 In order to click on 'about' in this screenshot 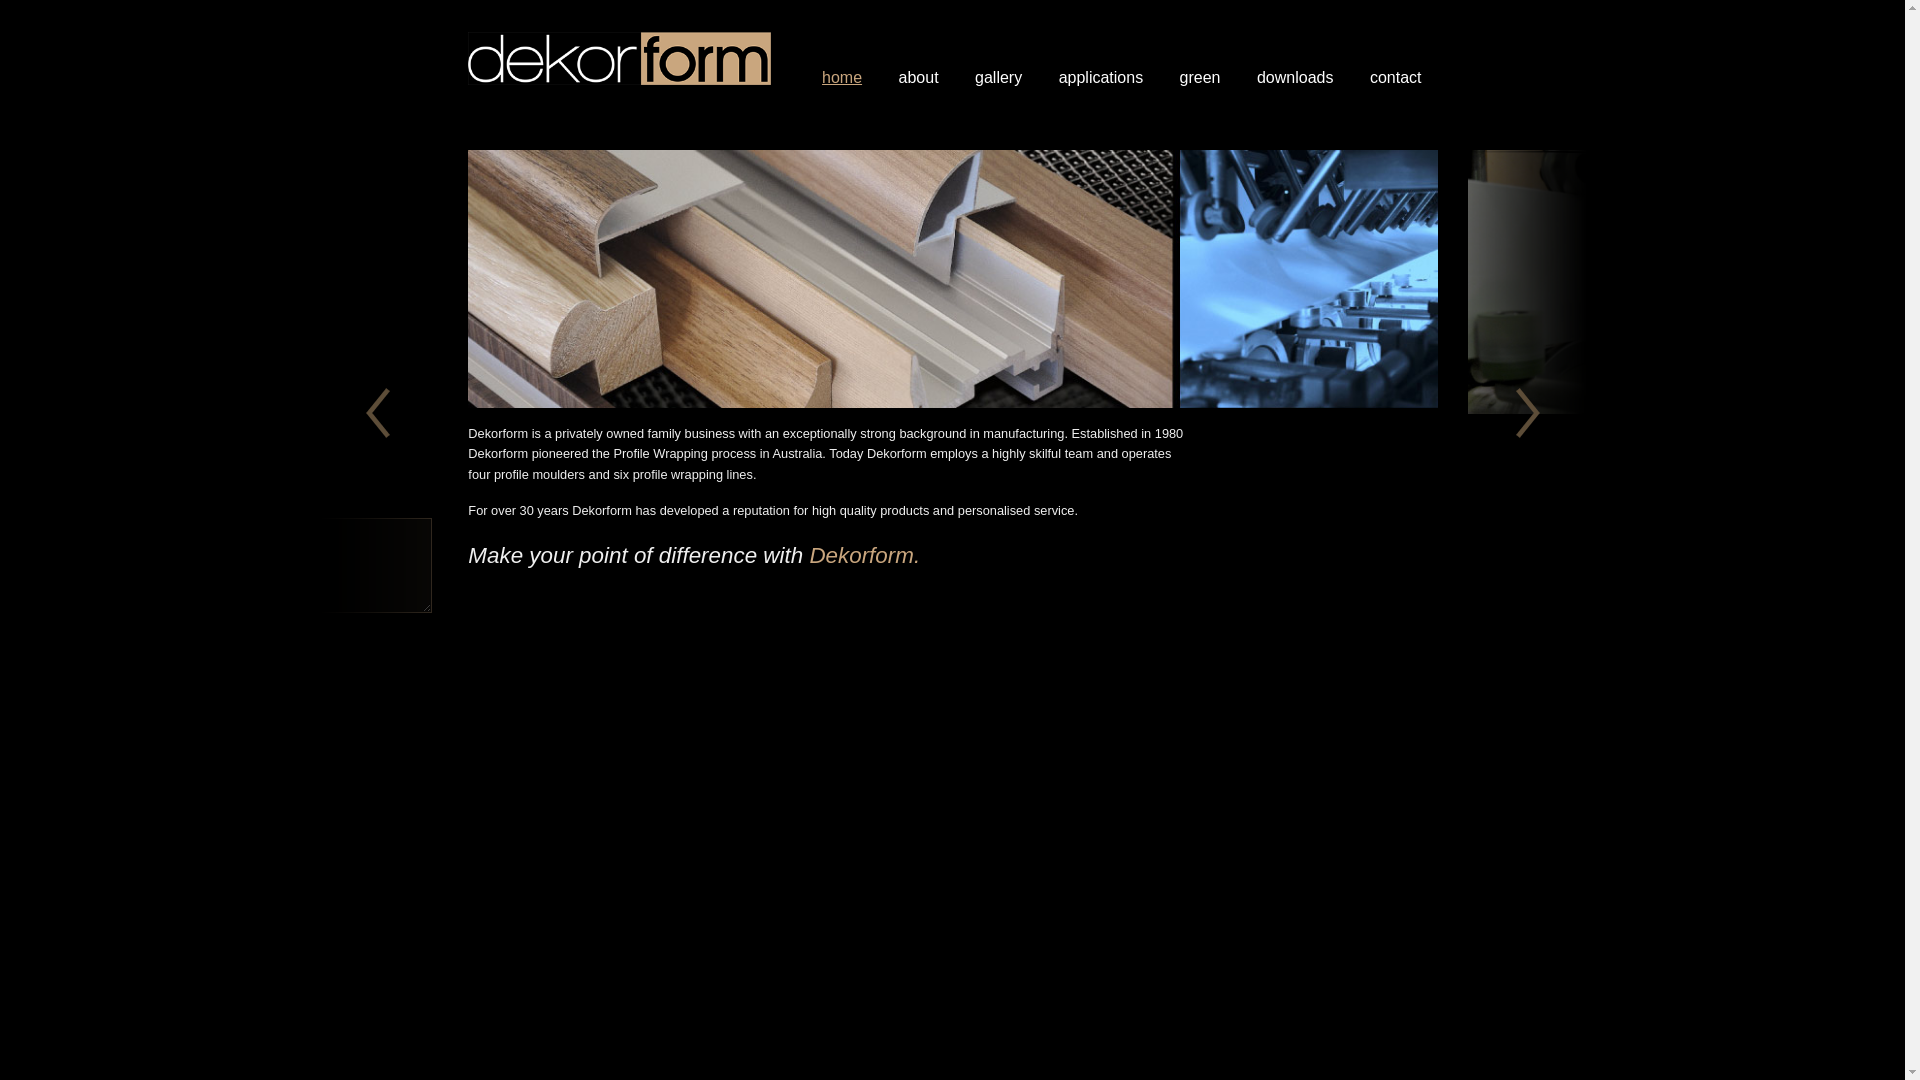, I will do `click(882, 57)`.